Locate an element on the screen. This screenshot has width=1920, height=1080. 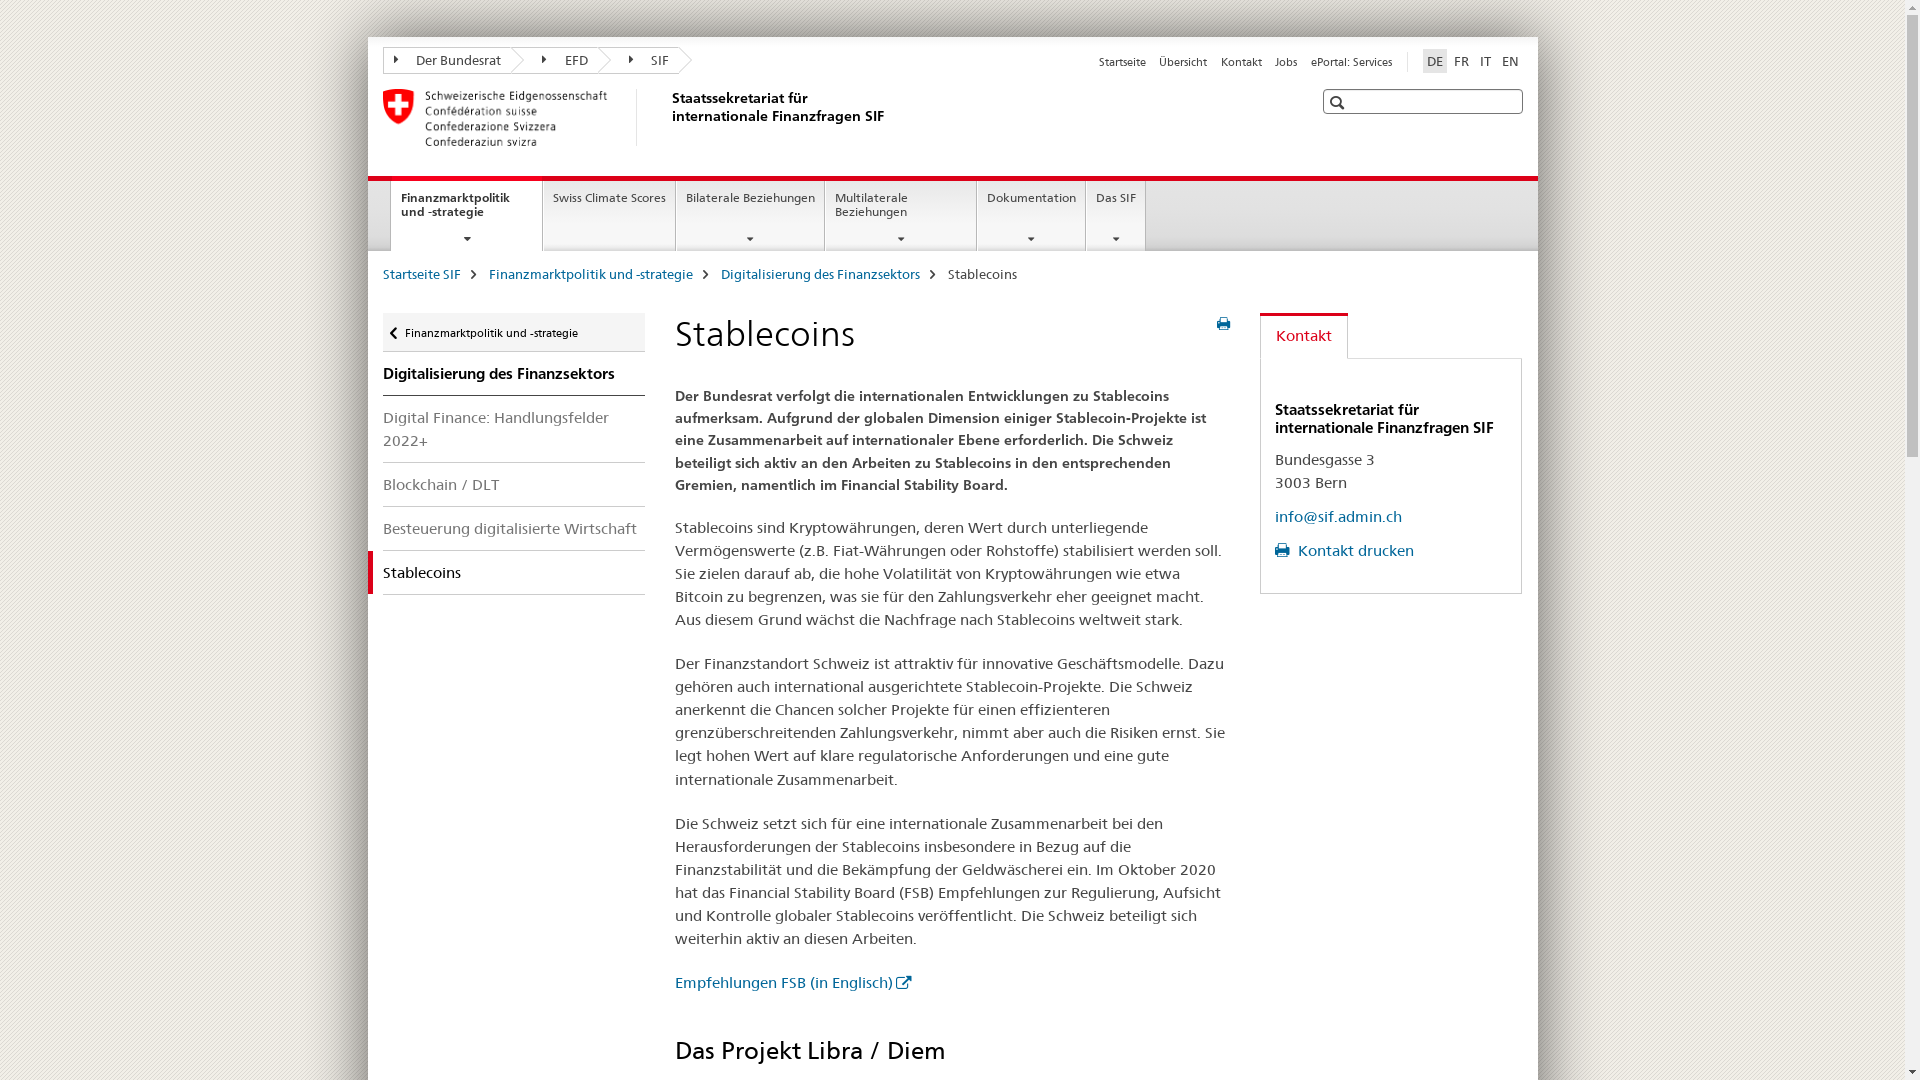
'EN' is located at coordinates (1510, 60).